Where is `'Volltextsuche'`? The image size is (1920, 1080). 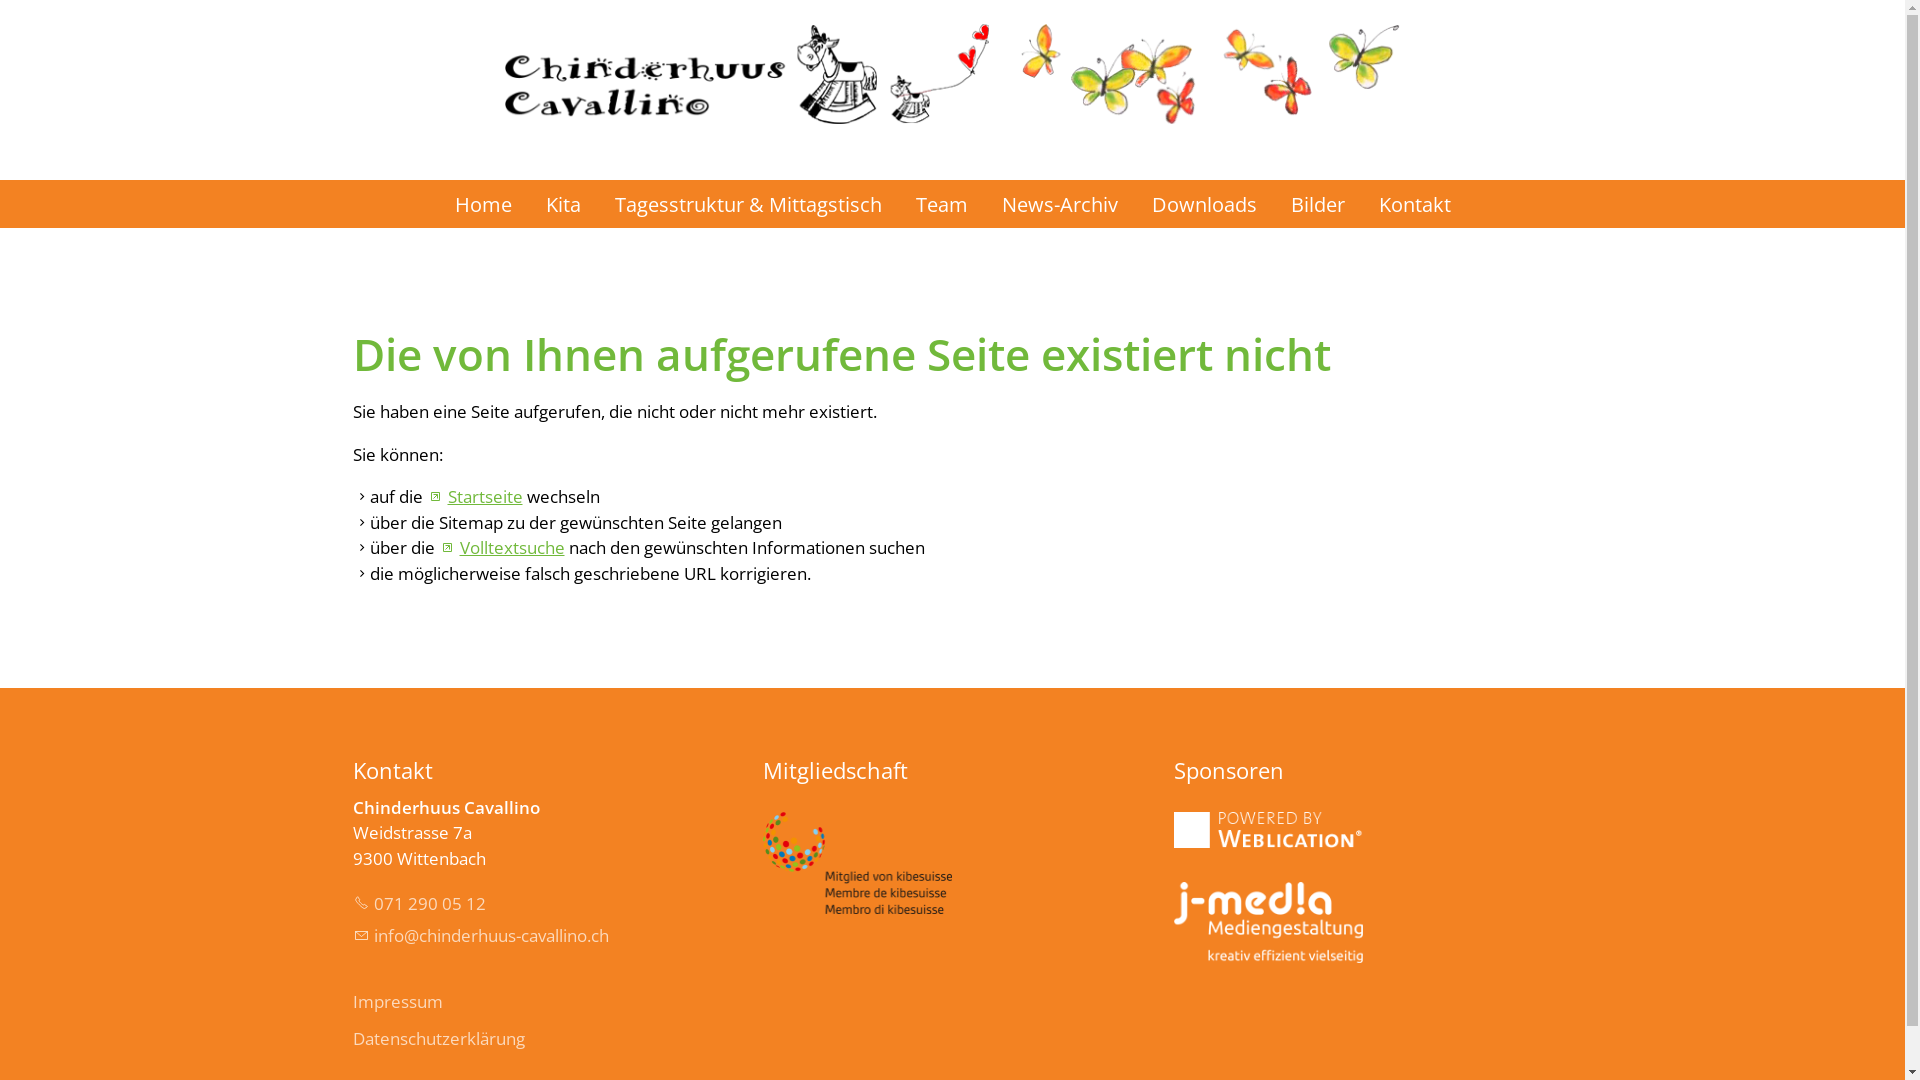 'Volltextsuche' is located at coordinates (436, 547).